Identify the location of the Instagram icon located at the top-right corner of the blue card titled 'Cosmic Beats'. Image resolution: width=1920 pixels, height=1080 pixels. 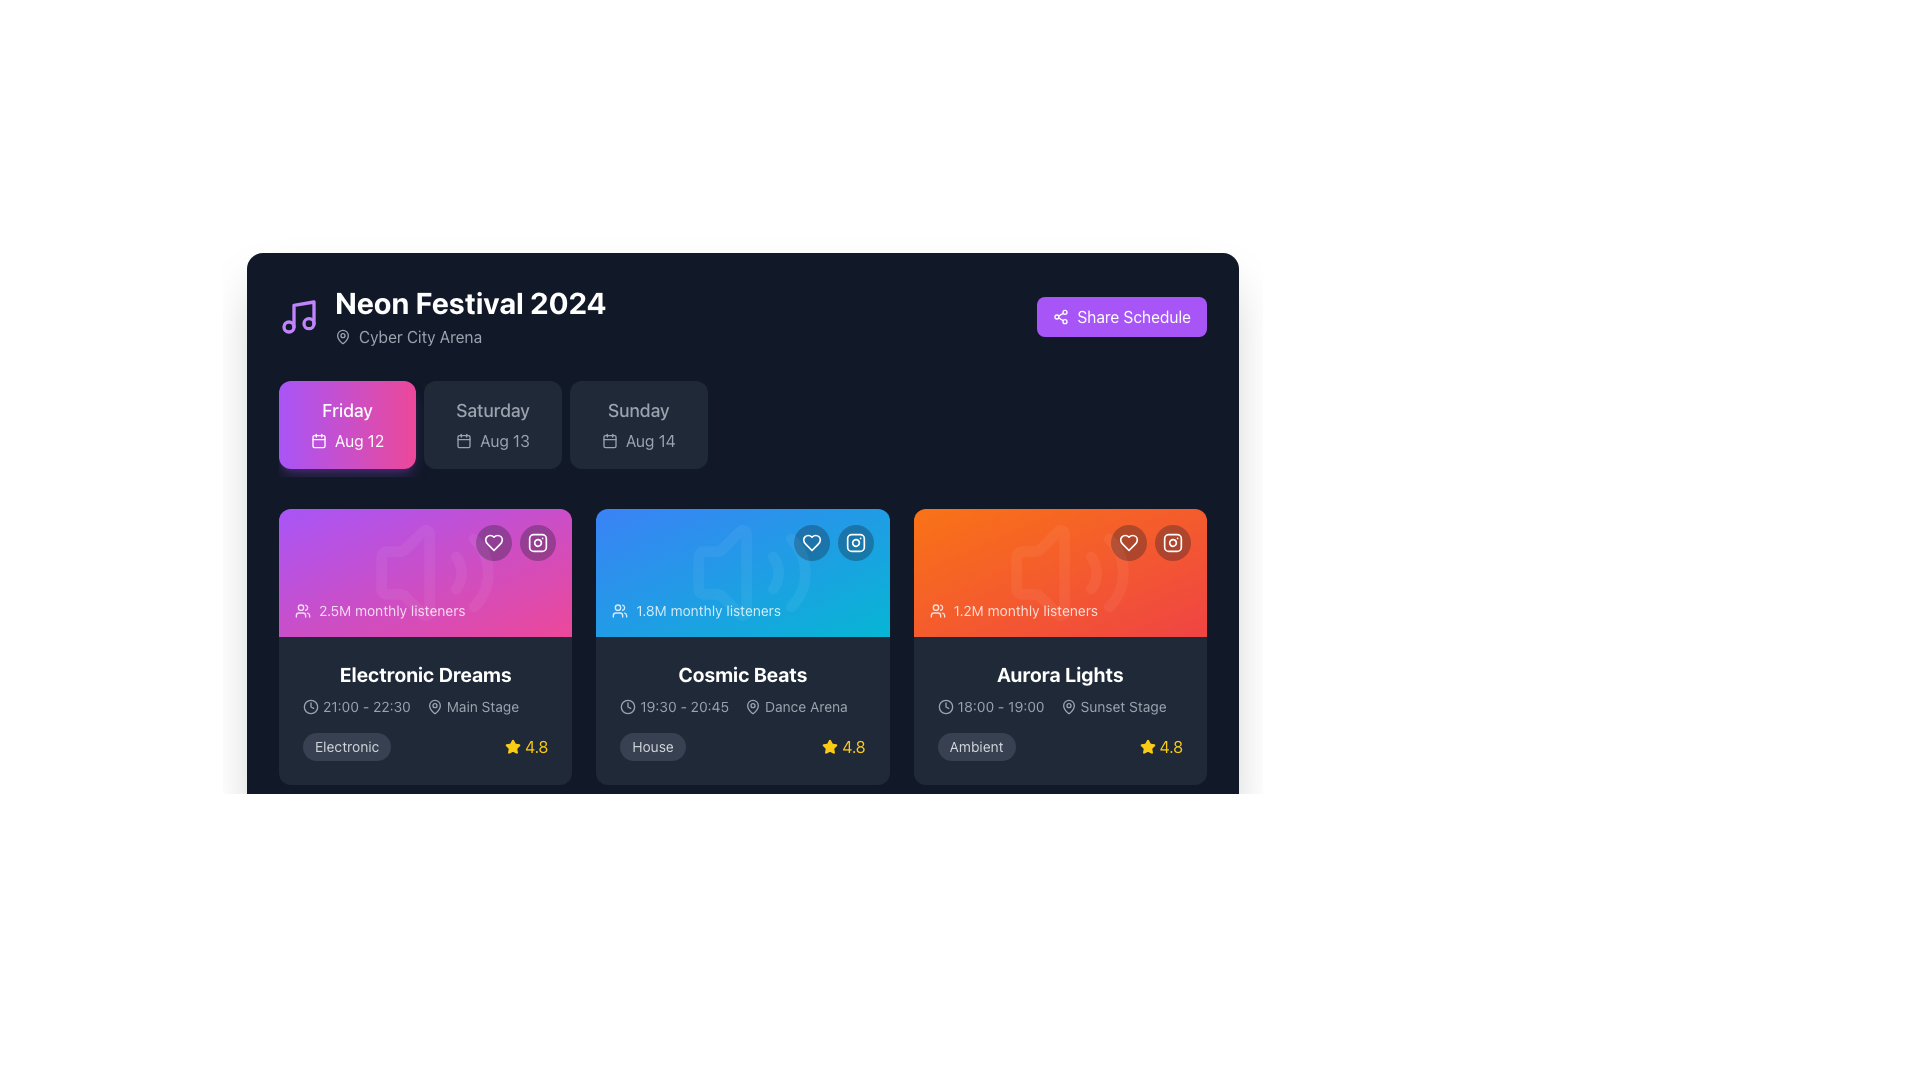
(855, 543).